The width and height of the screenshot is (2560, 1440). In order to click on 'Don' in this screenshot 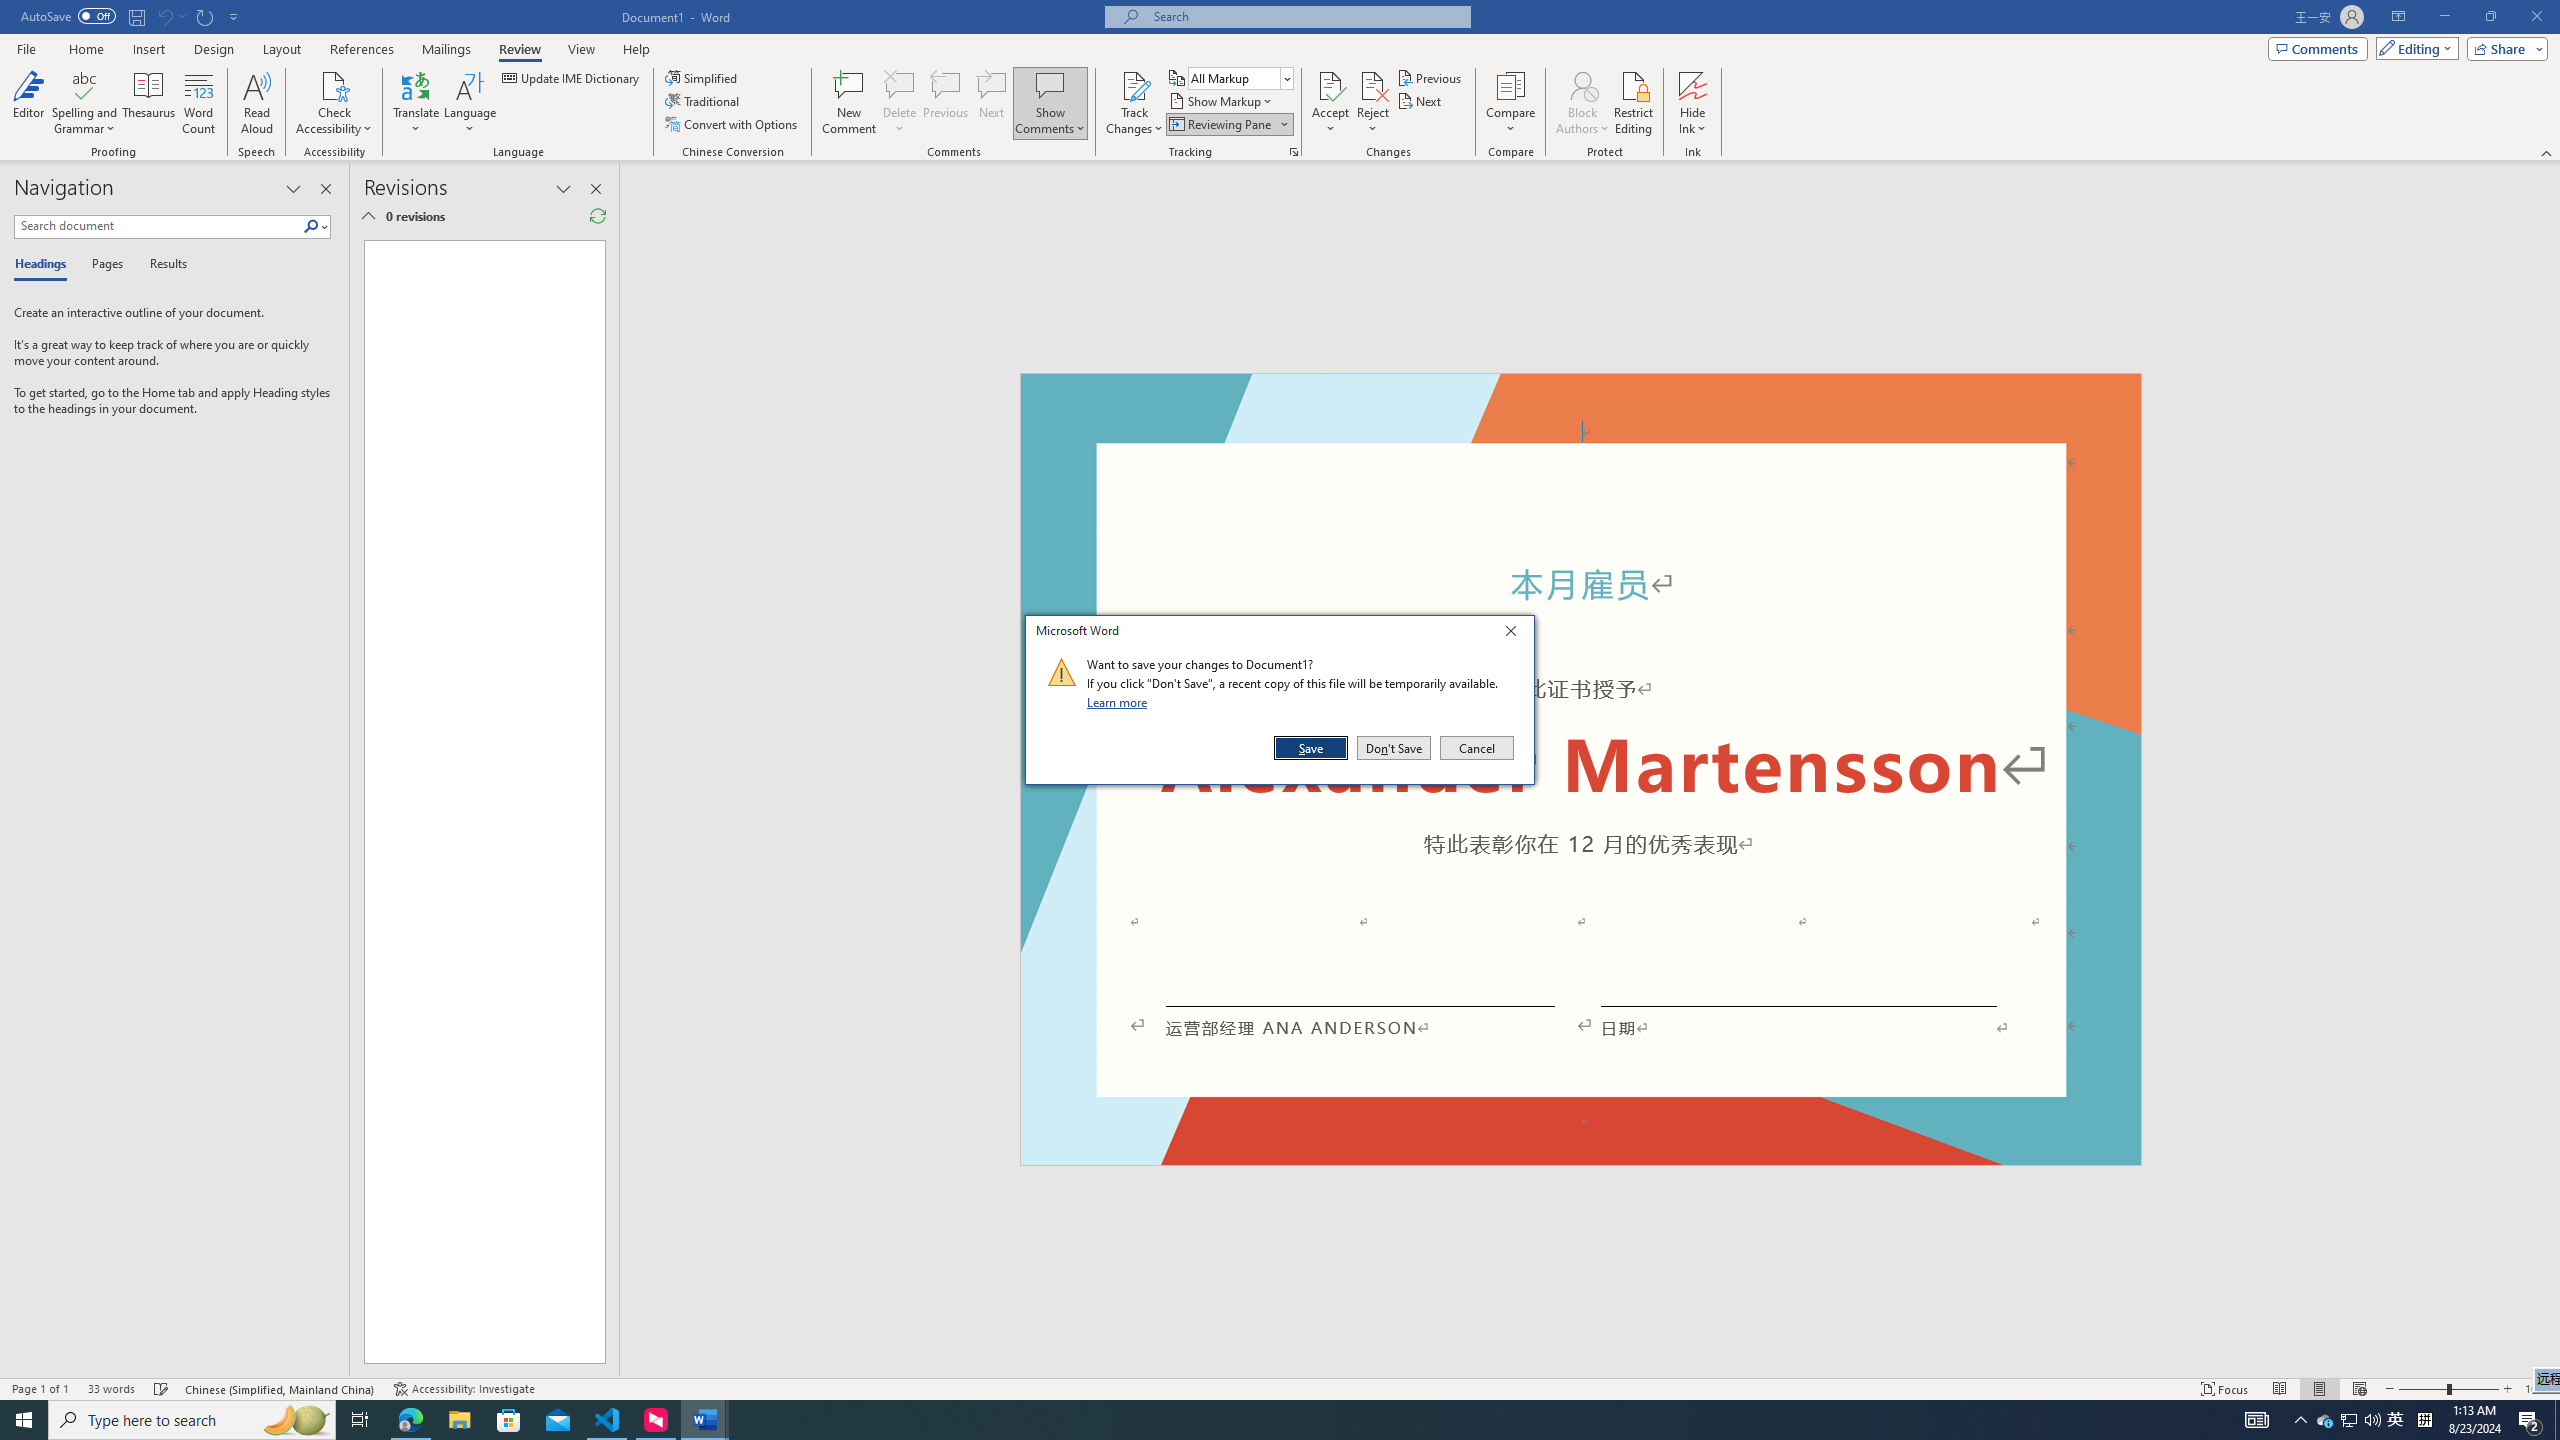, I will do `click(1393, 747)`.